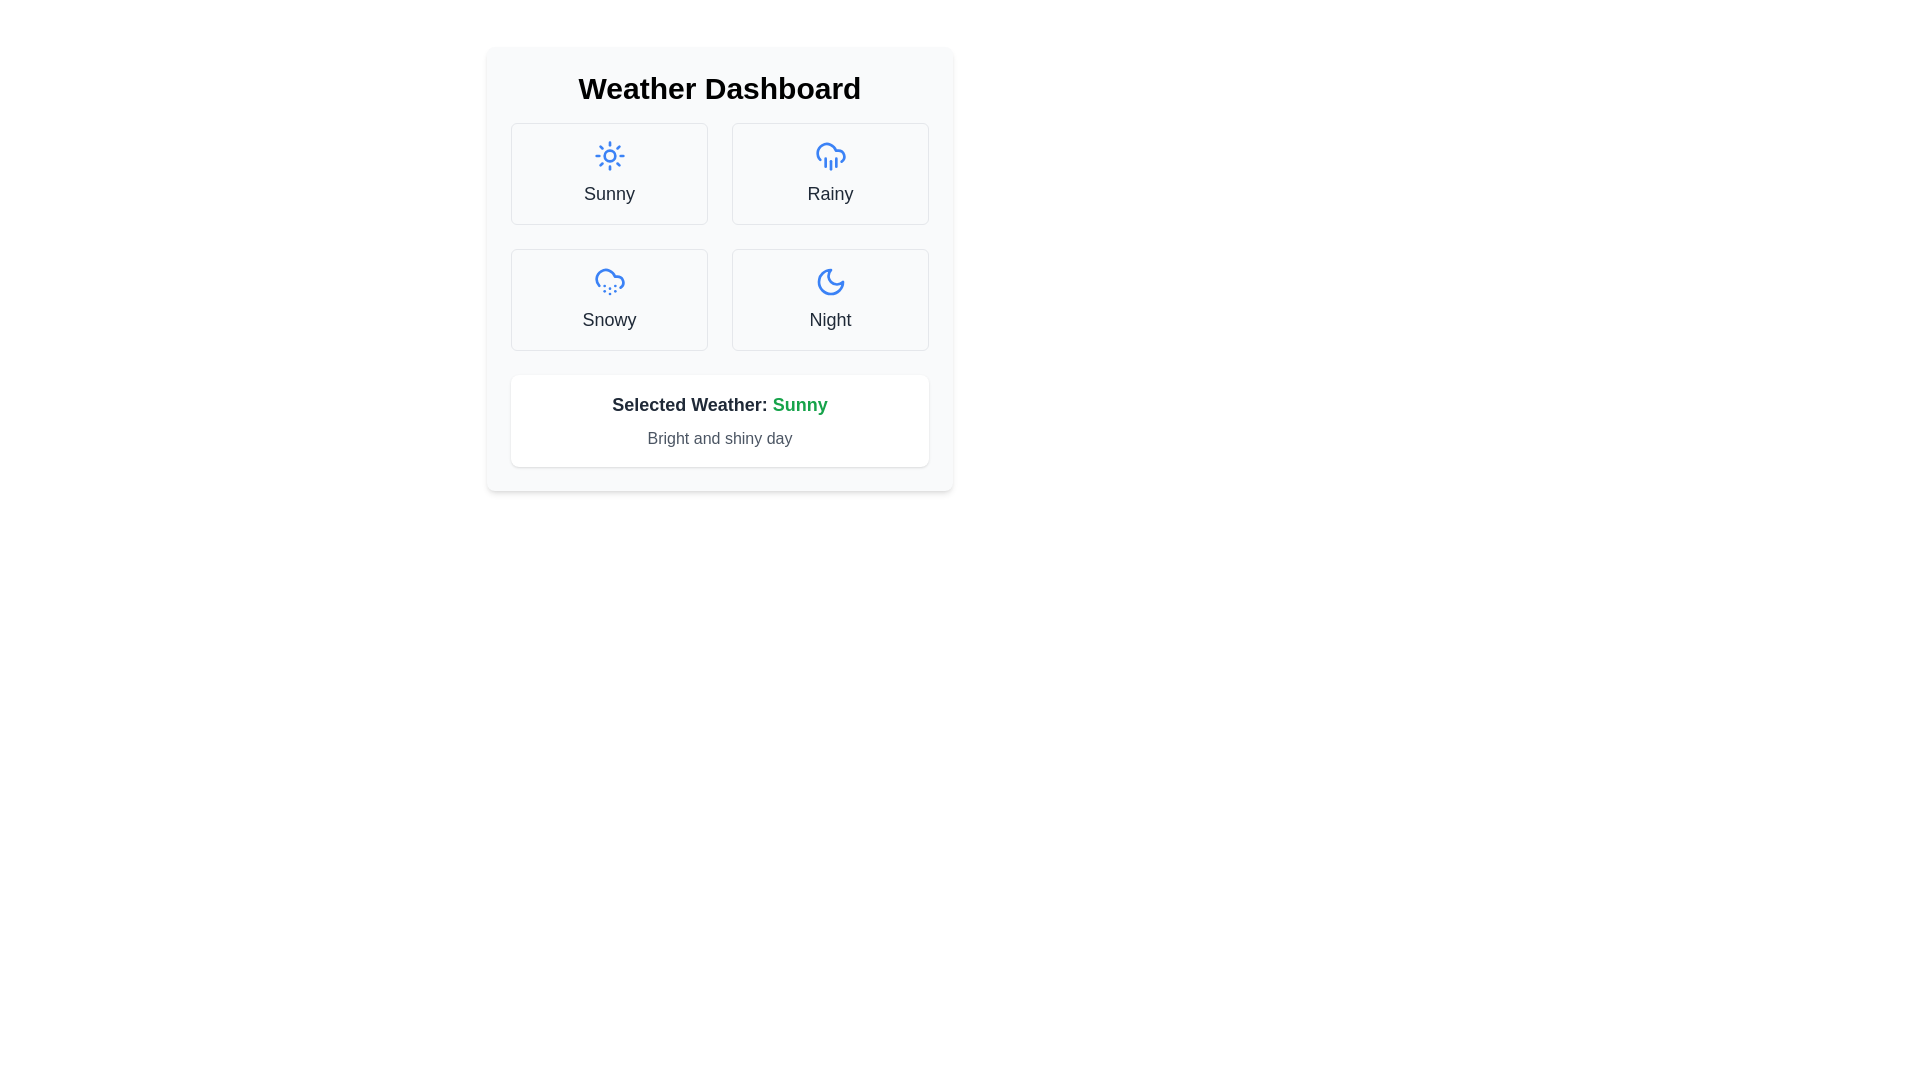 The width and height of the screenshot is (1920, 1080). What do you see at coordinates (830, 154) in the screenshot?
I see `the cloud icon with blue rain drops, which is the second item in the top row of weather options on the 'Weather Dashboard' panel, positioned above the text 'Rainy'` at bounding box center [830, 154].